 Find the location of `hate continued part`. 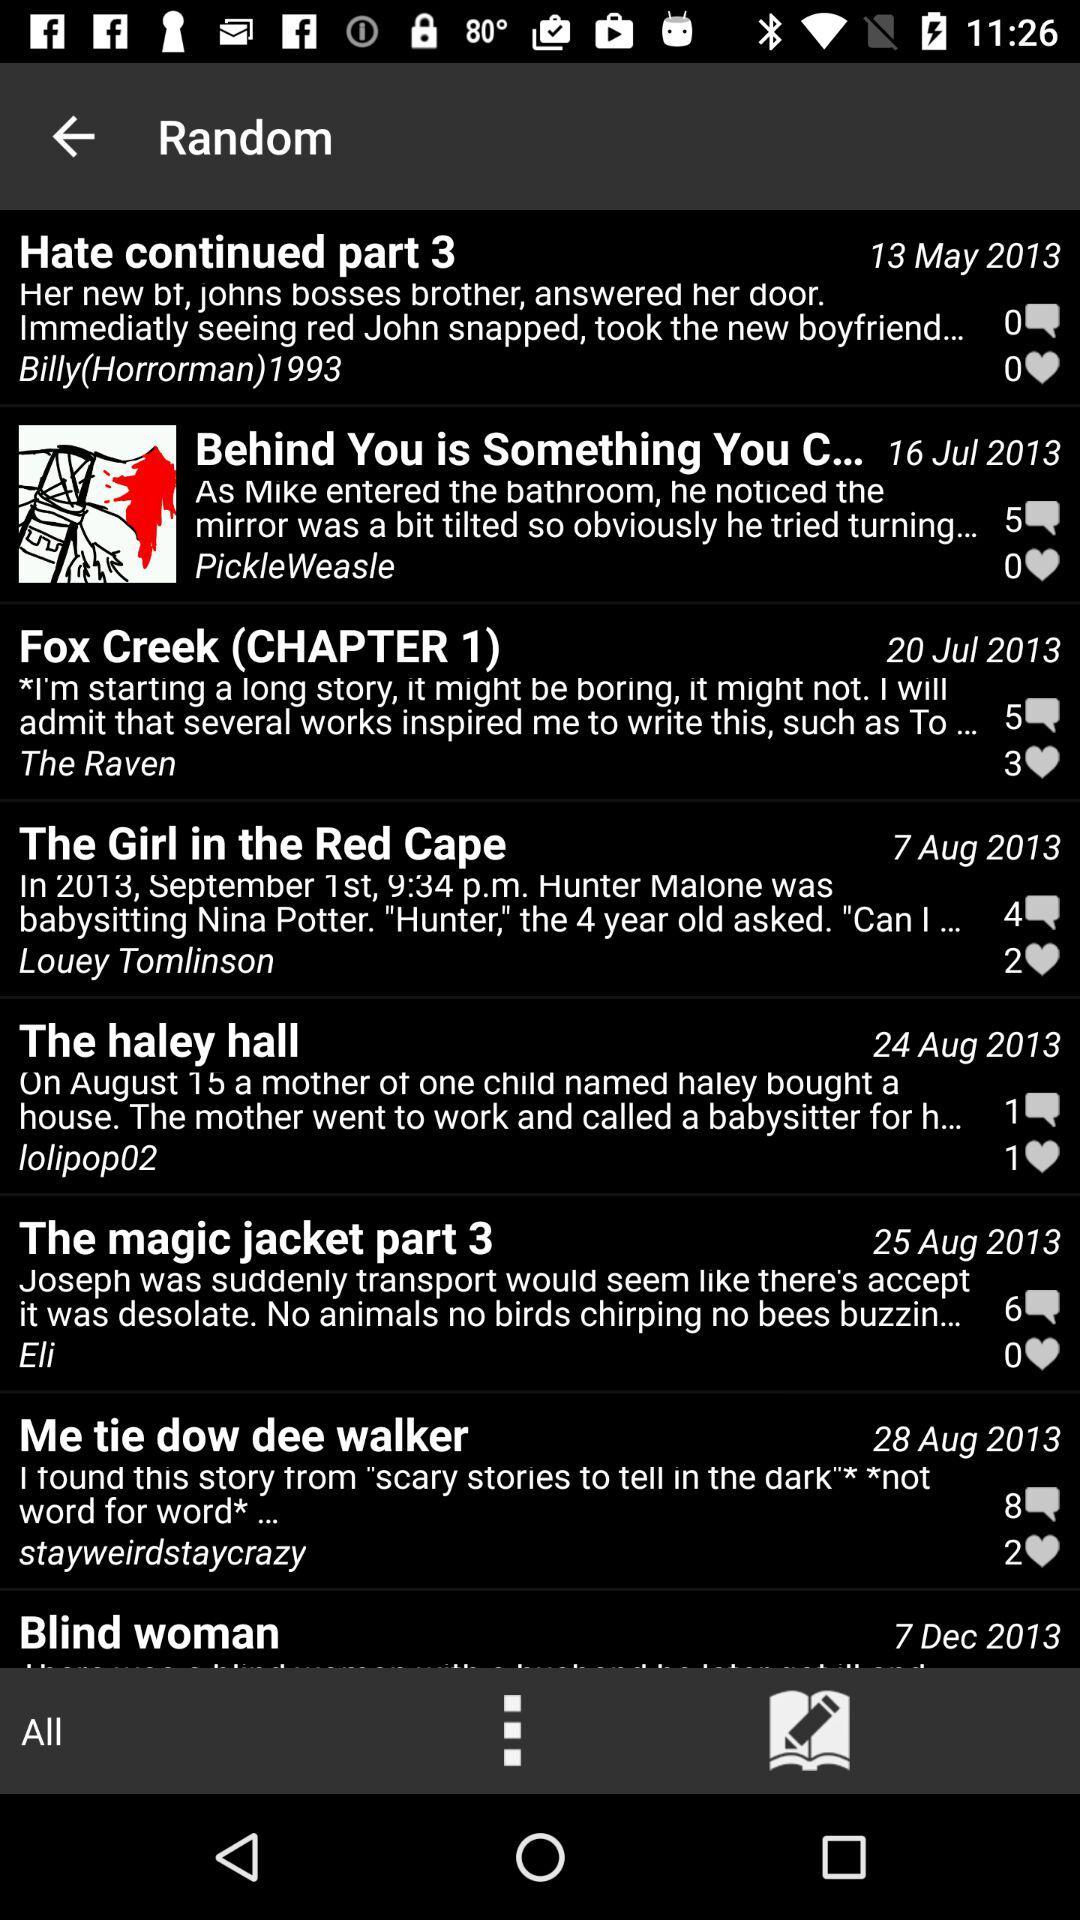

hate continued part is located at coordinates (433, 249).